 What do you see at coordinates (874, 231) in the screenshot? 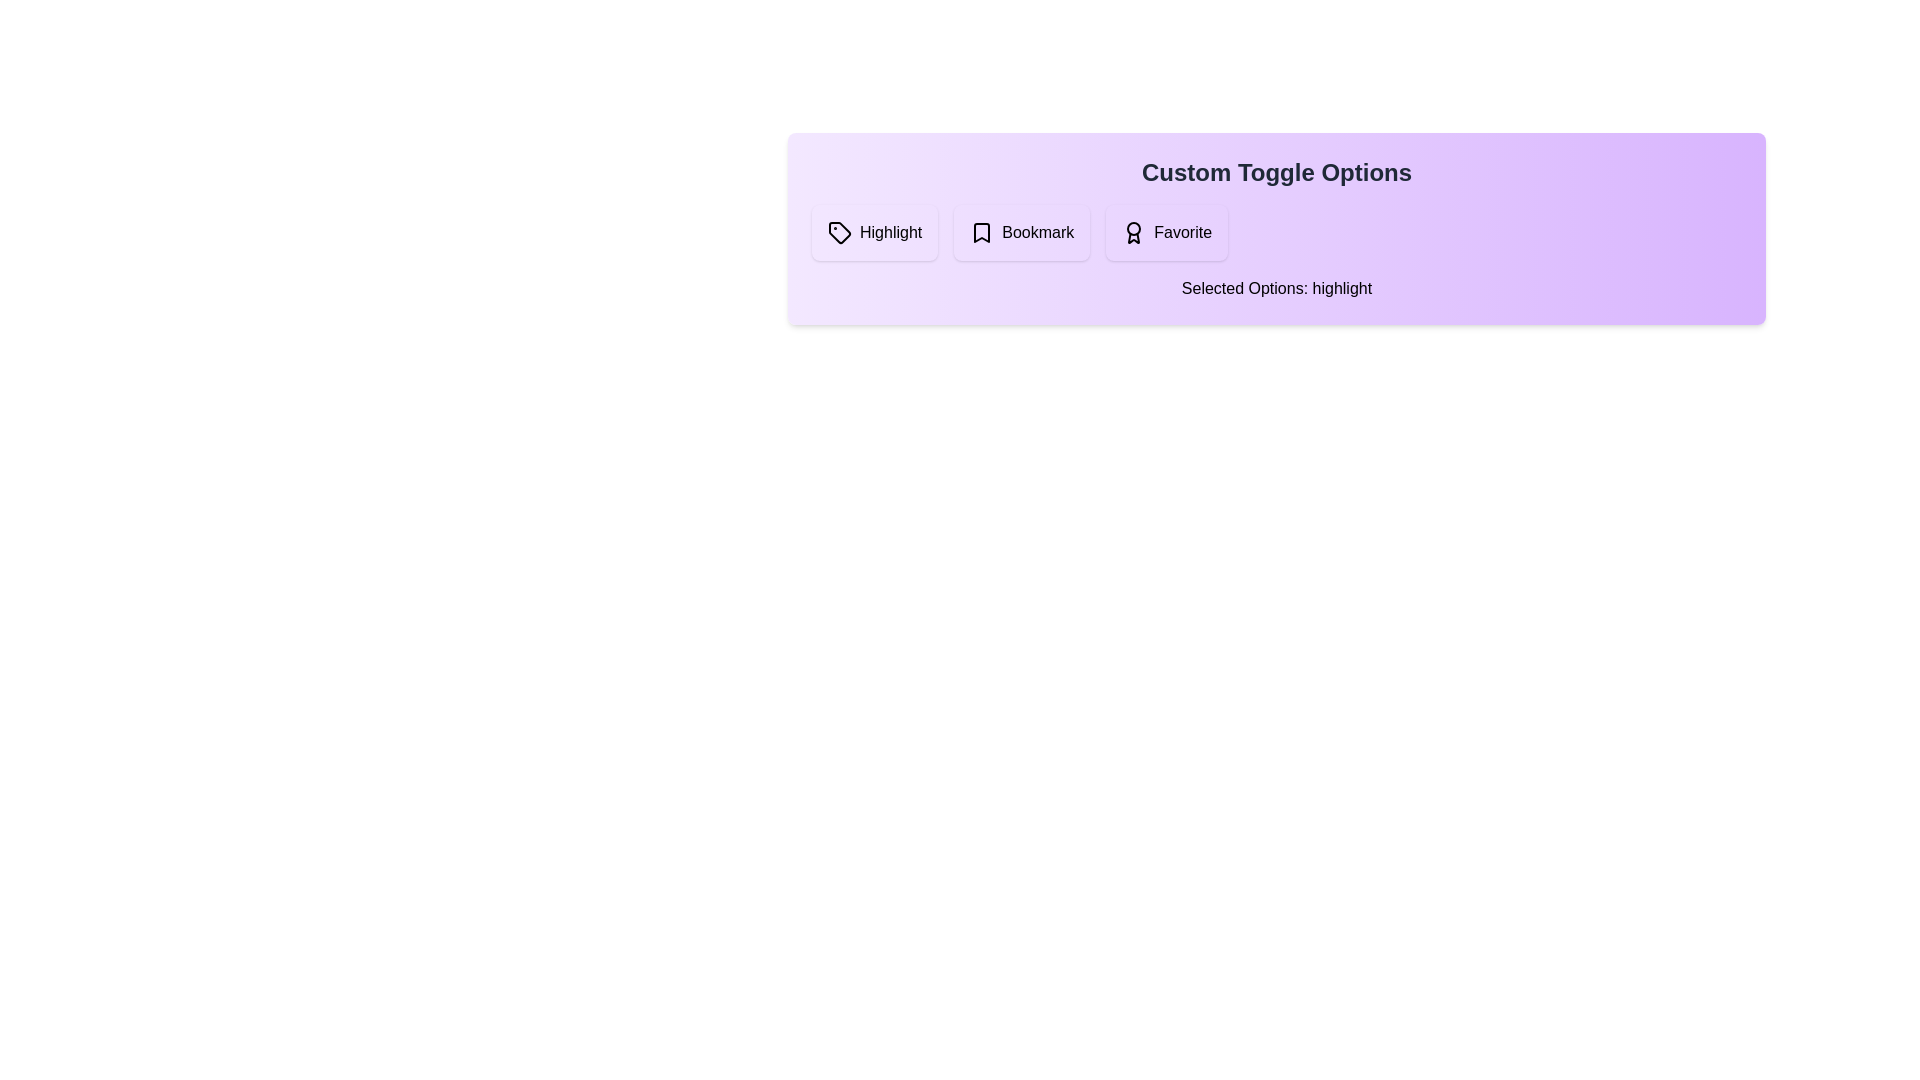
I see `the 'Highlight' button to toggle its state` at bounding box center [874, 231].